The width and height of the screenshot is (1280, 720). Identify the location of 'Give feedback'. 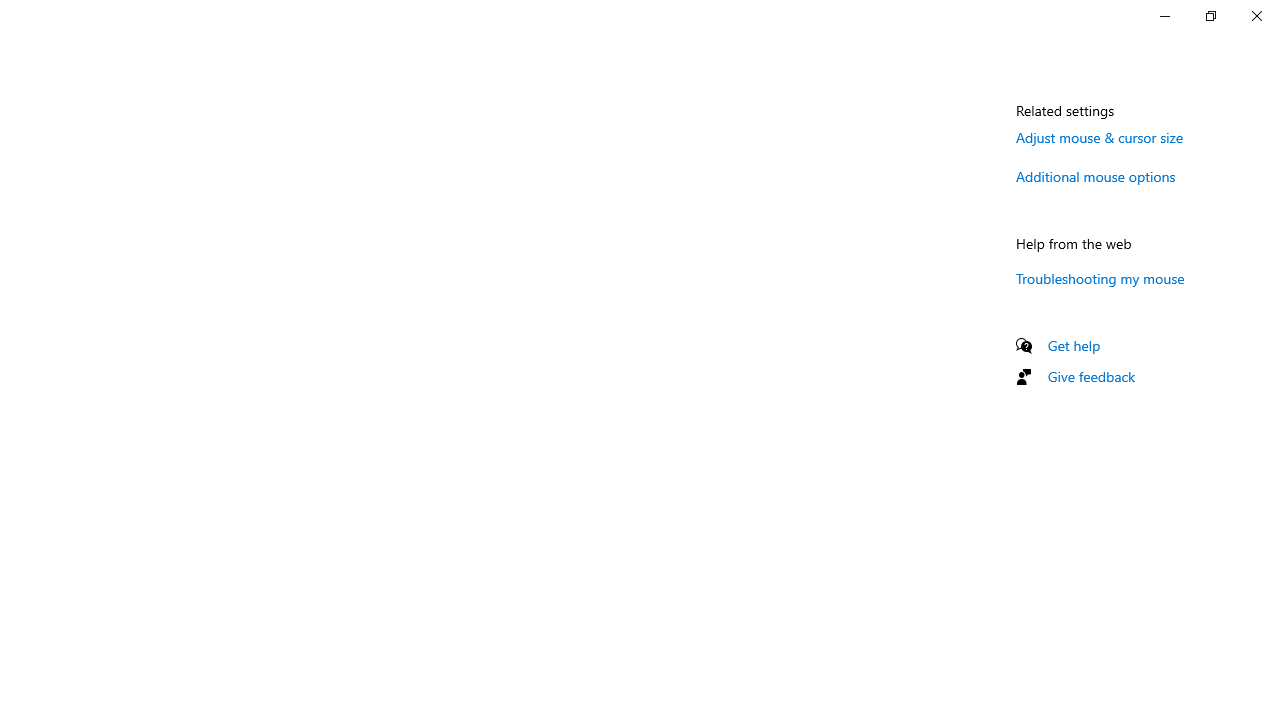
(1090, 376).